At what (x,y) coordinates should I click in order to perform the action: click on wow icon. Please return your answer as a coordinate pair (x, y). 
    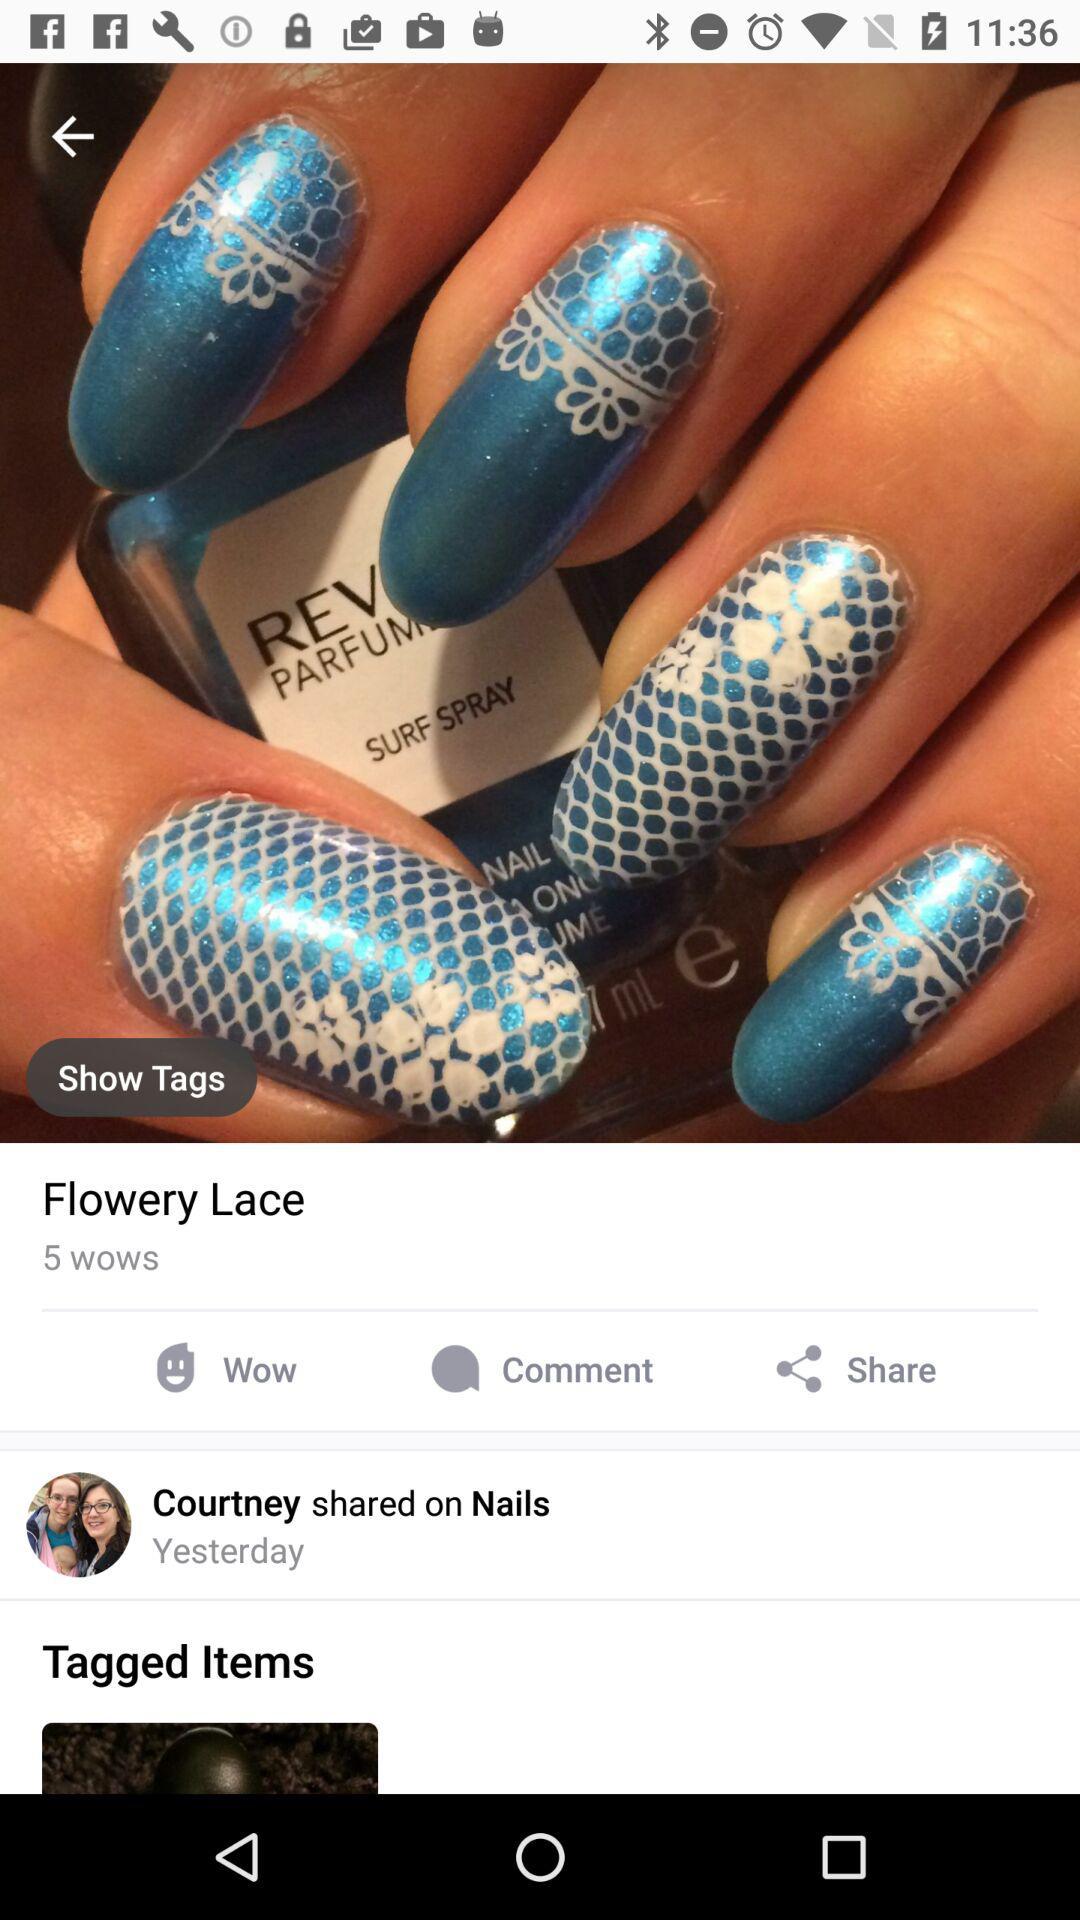
    Looking at the image, I should click on (220, 1368).